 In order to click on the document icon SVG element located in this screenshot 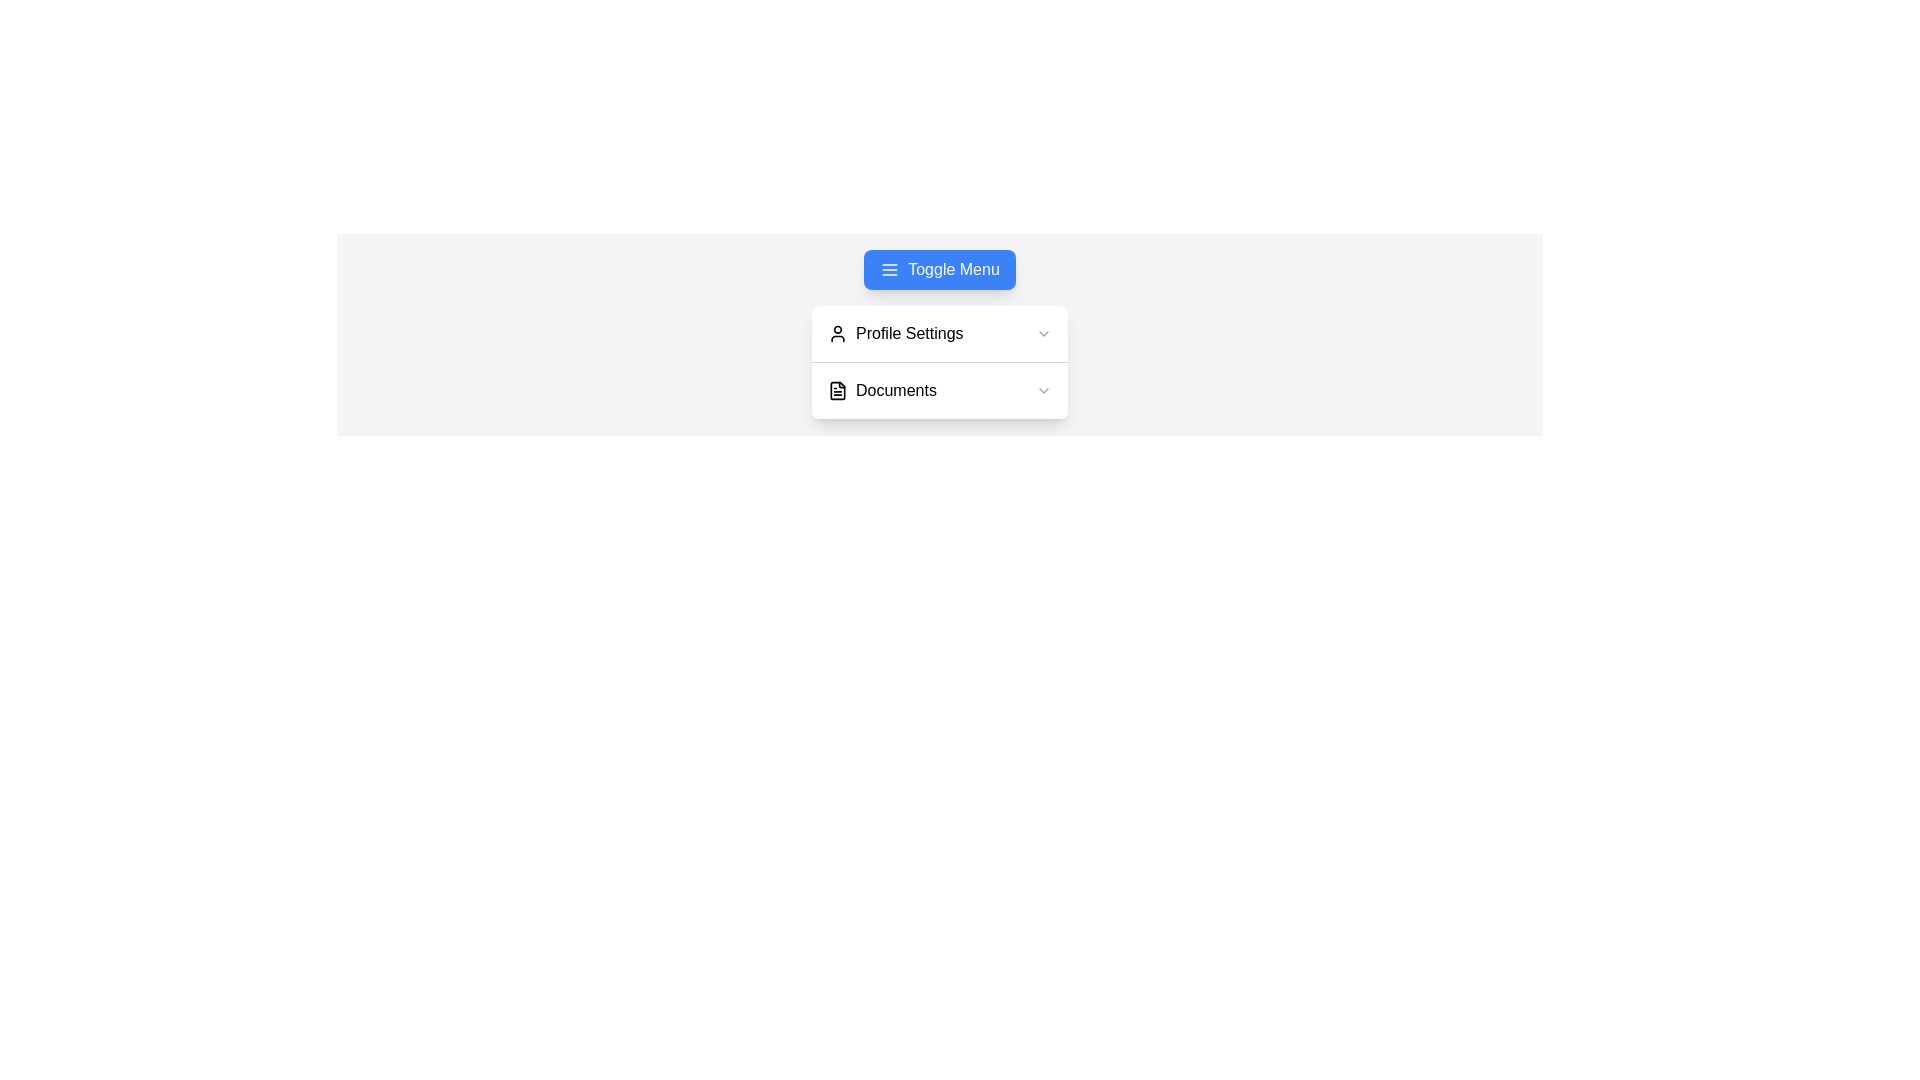, I will do `click(838, 390)`.